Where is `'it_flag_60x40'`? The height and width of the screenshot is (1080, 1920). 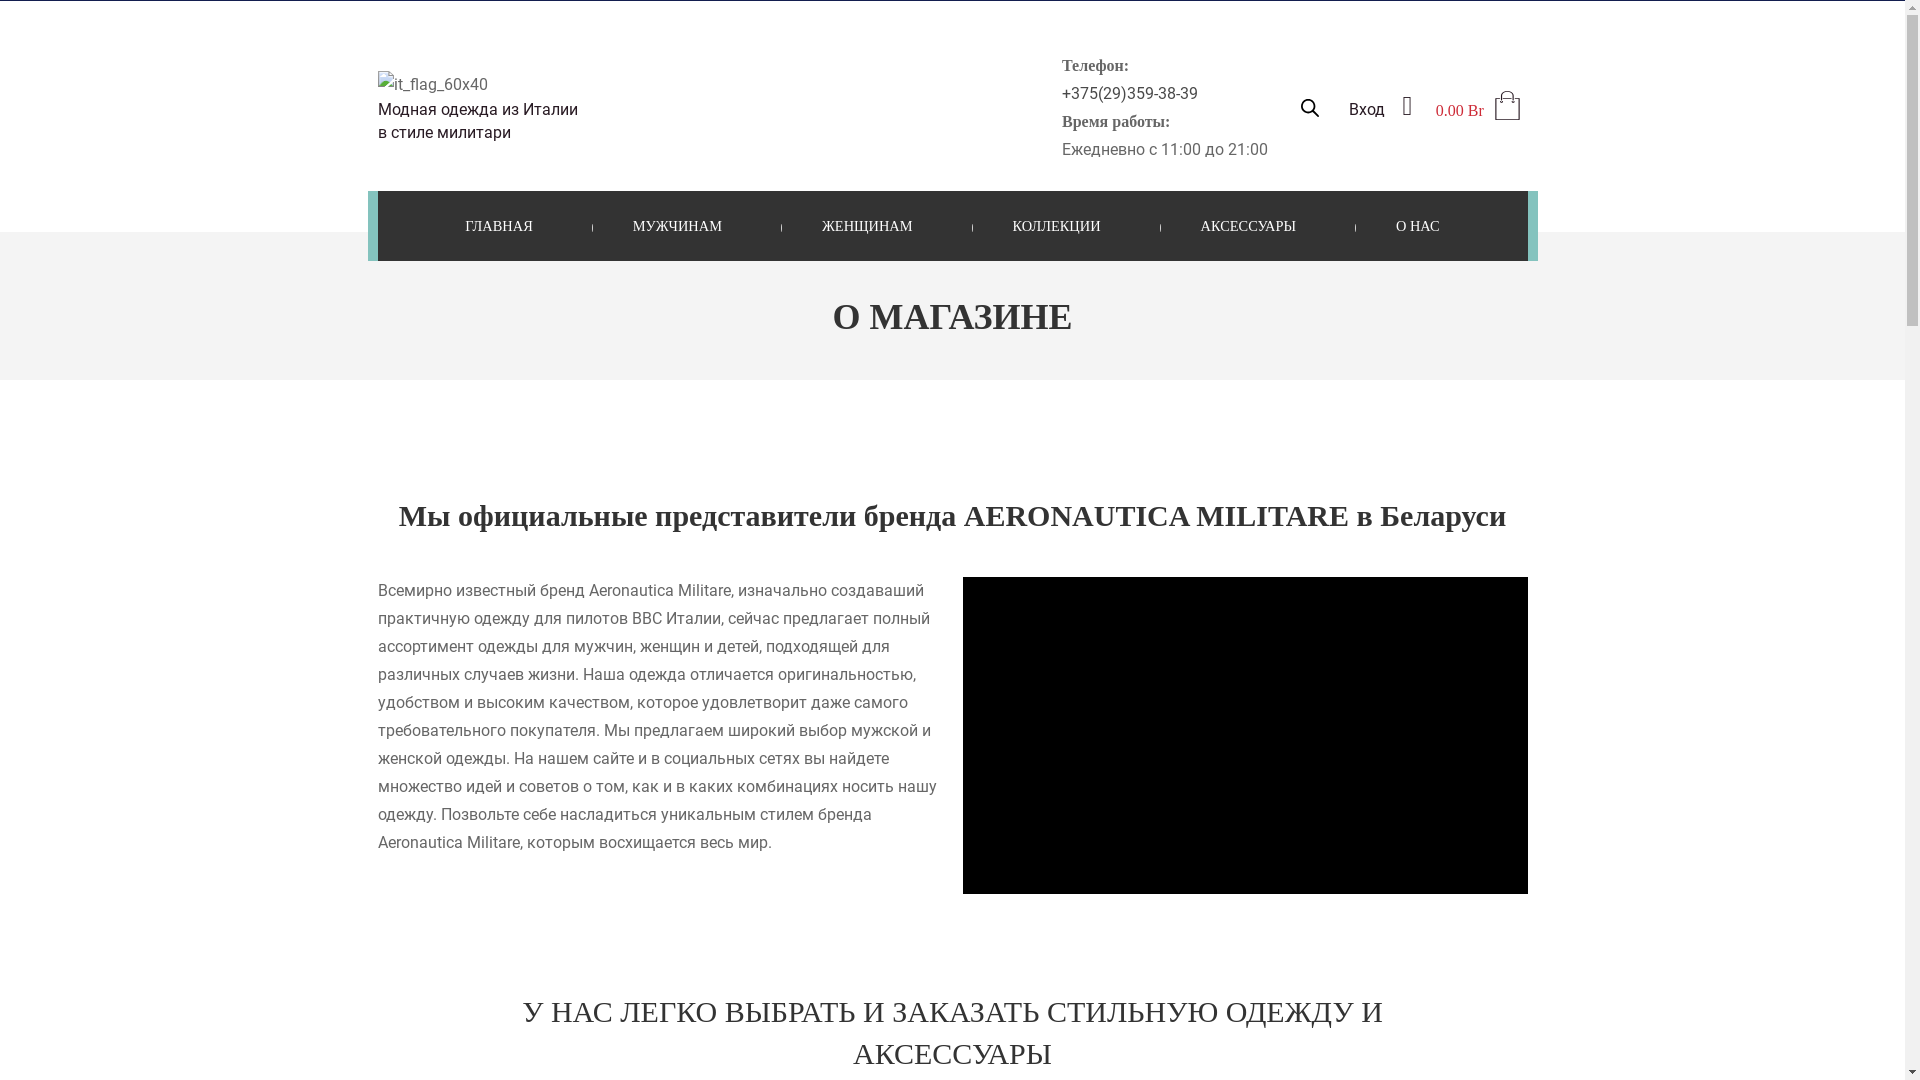
'it_flag_60x40' is located at coordinates (431, 83).